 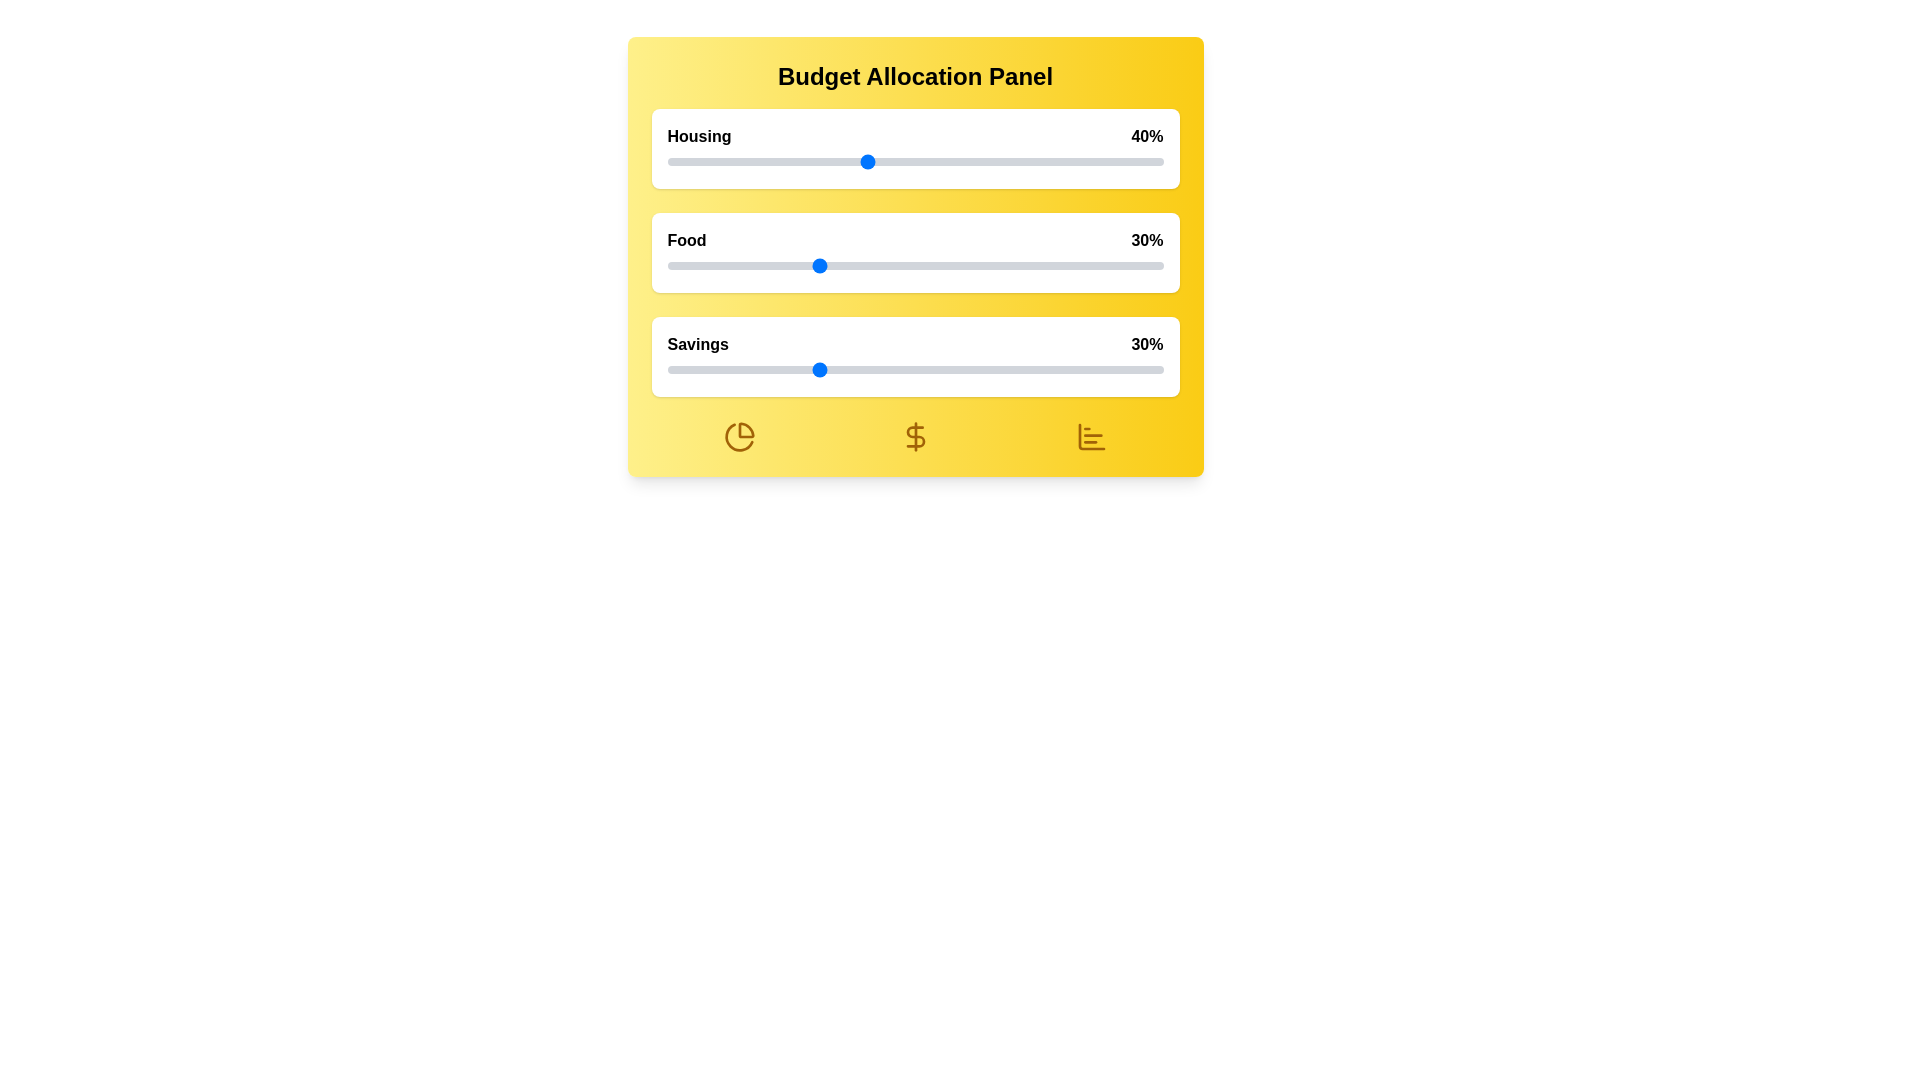 I want to click on the housing budget allocation, so click(x=979, y=161).